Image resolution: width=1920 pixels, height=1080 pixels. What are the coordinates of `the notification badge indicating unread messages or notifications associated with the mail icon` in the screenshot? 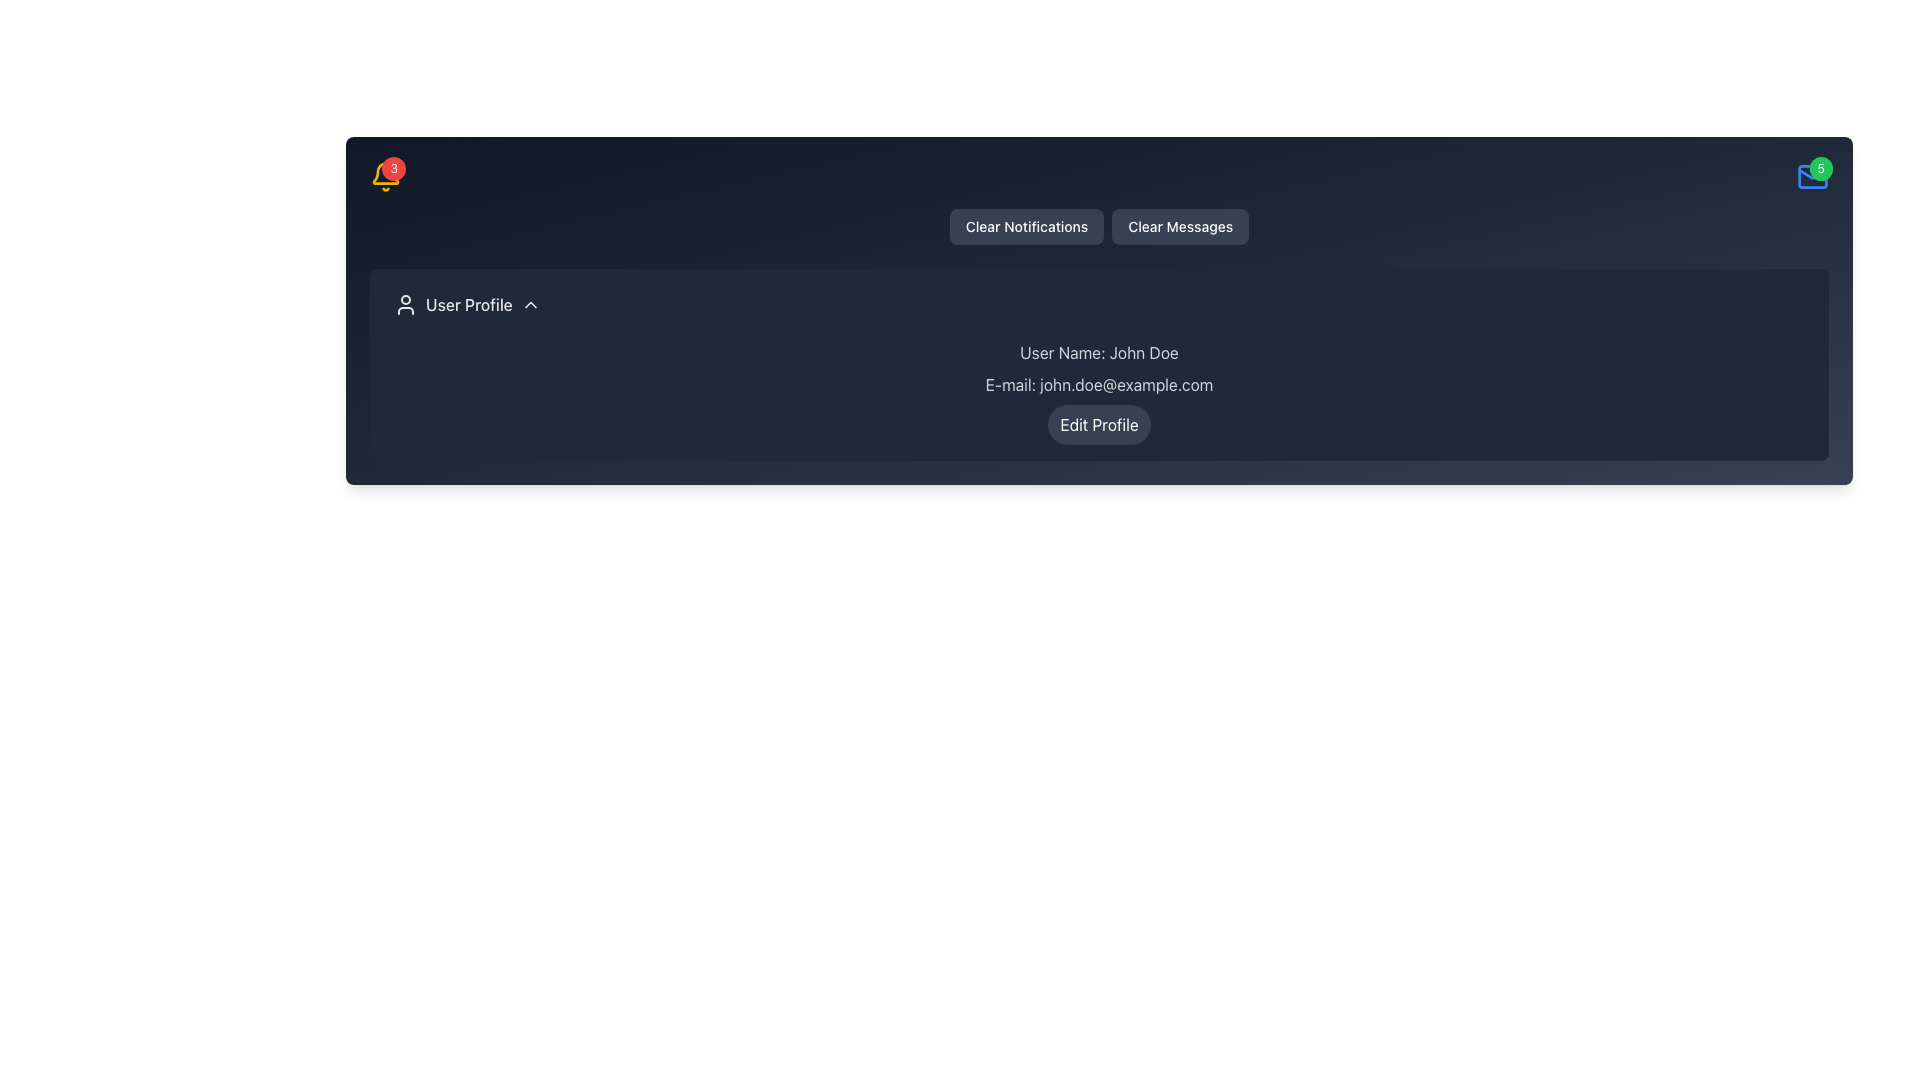 It's located at (1821, 168).